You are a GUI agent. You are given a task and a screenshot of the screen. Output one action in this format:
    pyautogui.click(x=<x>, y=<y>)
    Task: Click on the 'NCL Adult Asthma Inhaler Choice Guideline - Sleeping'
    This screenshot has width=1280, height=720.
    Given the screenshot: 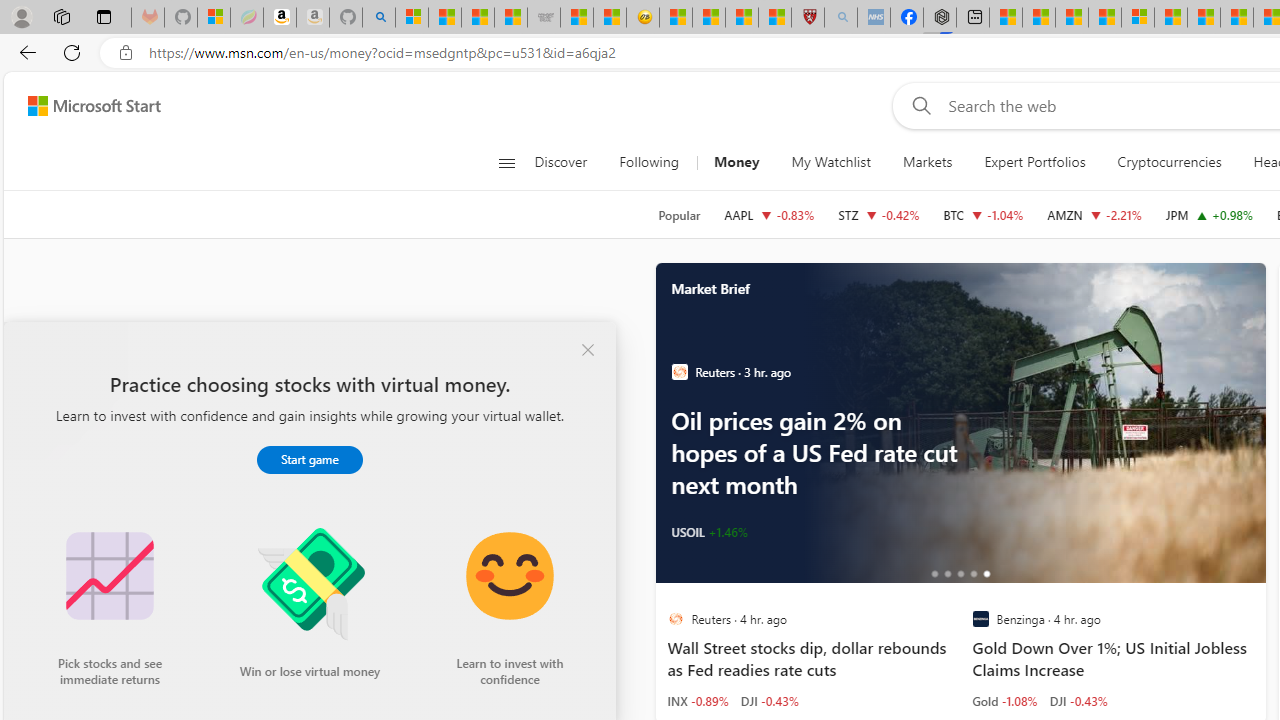 What is the action you would take?
    pyautogui.click(x=873, y=17)
    